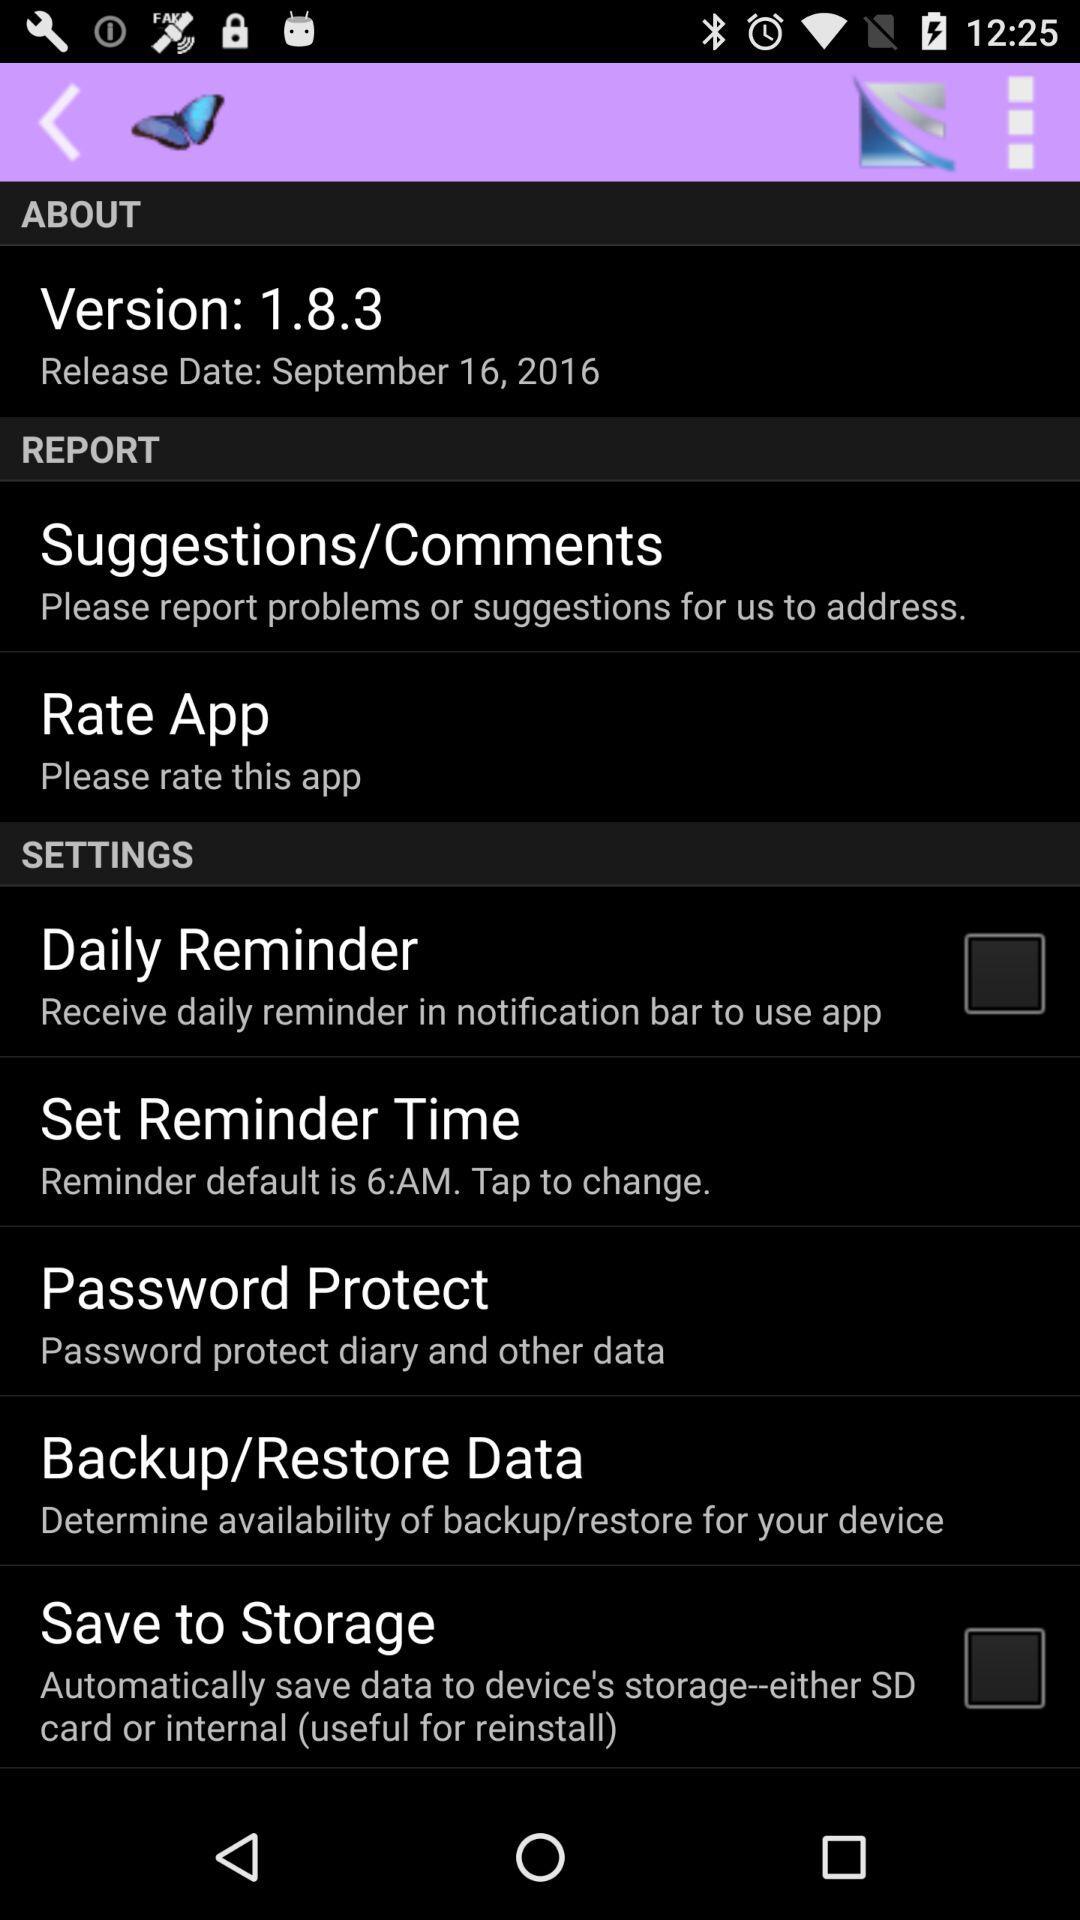 This screenshot has width=1080, height=1920. What do you see at coordinates (489, 1704) in the screenshot?
I see `the app above don t send` at bounding box center [489, 1704].